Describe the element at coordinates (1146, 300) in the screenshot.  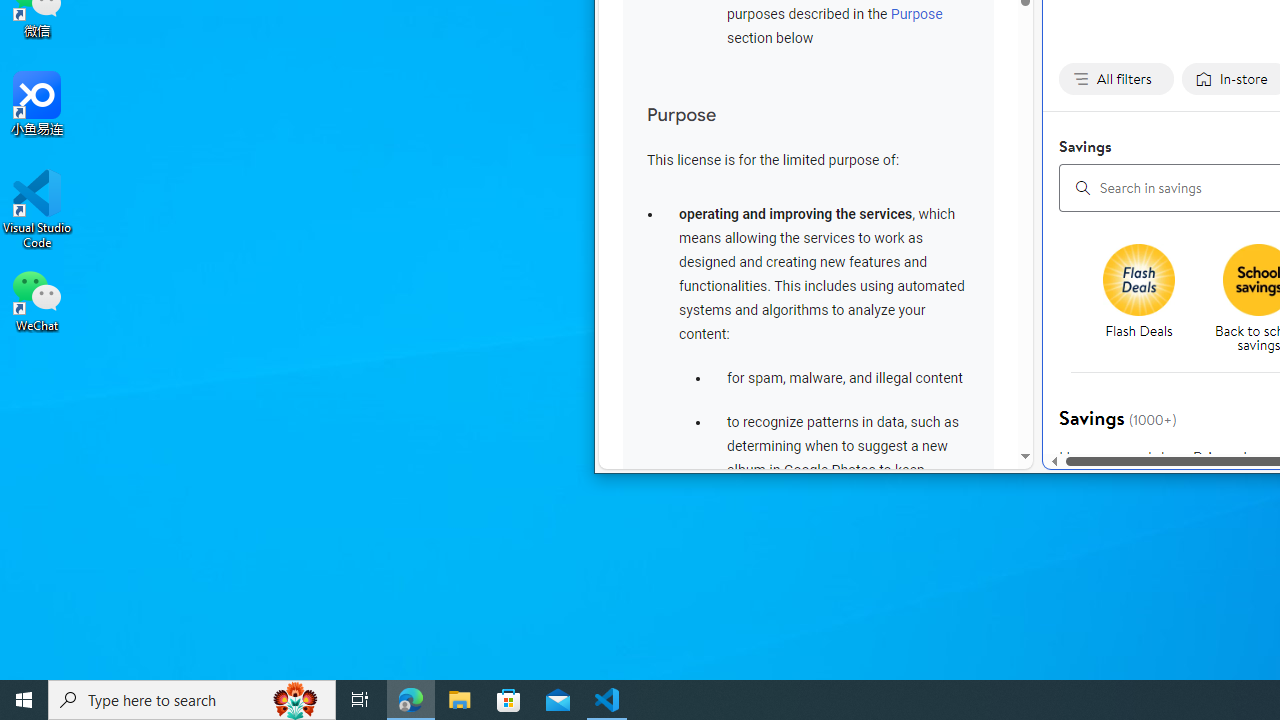
I see `'Flash Deals'` at that location.